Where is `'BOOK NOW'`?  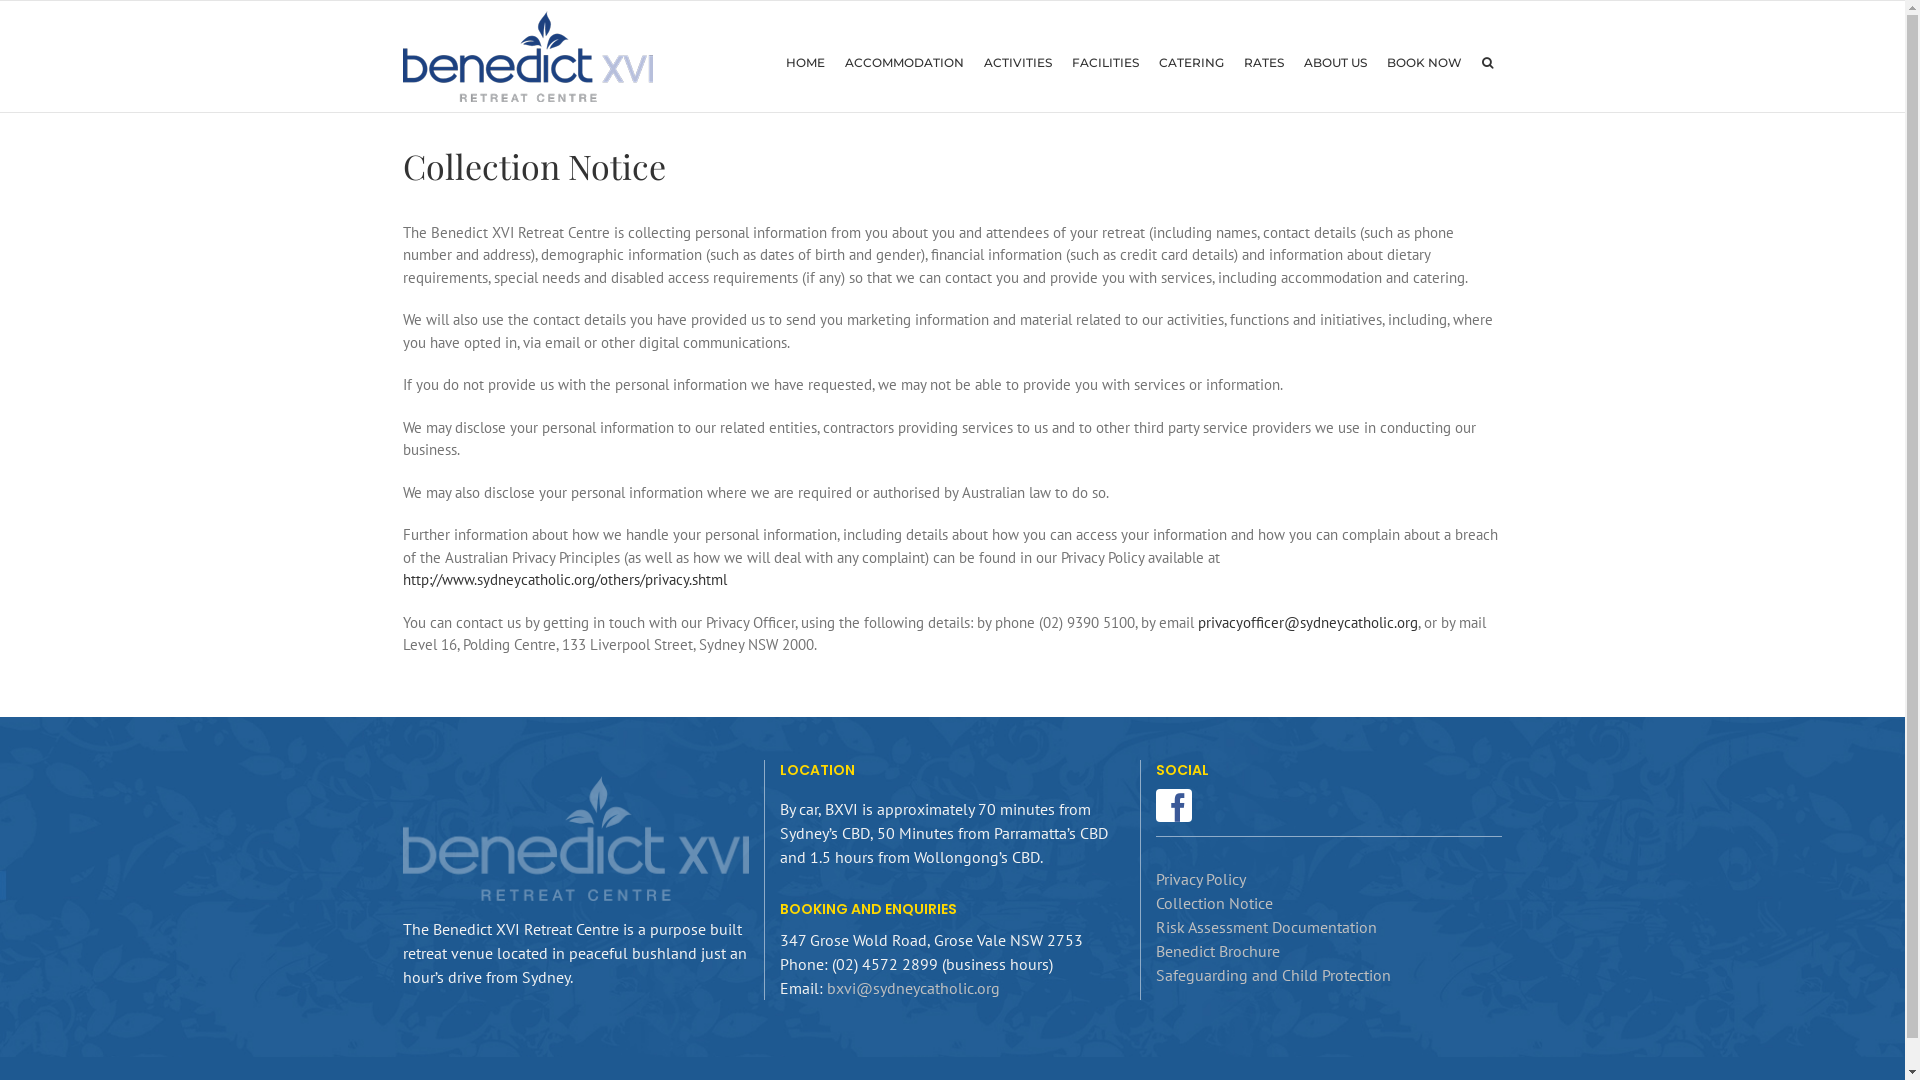 'BOOK NOW' is located at coordinates (1375, 61).